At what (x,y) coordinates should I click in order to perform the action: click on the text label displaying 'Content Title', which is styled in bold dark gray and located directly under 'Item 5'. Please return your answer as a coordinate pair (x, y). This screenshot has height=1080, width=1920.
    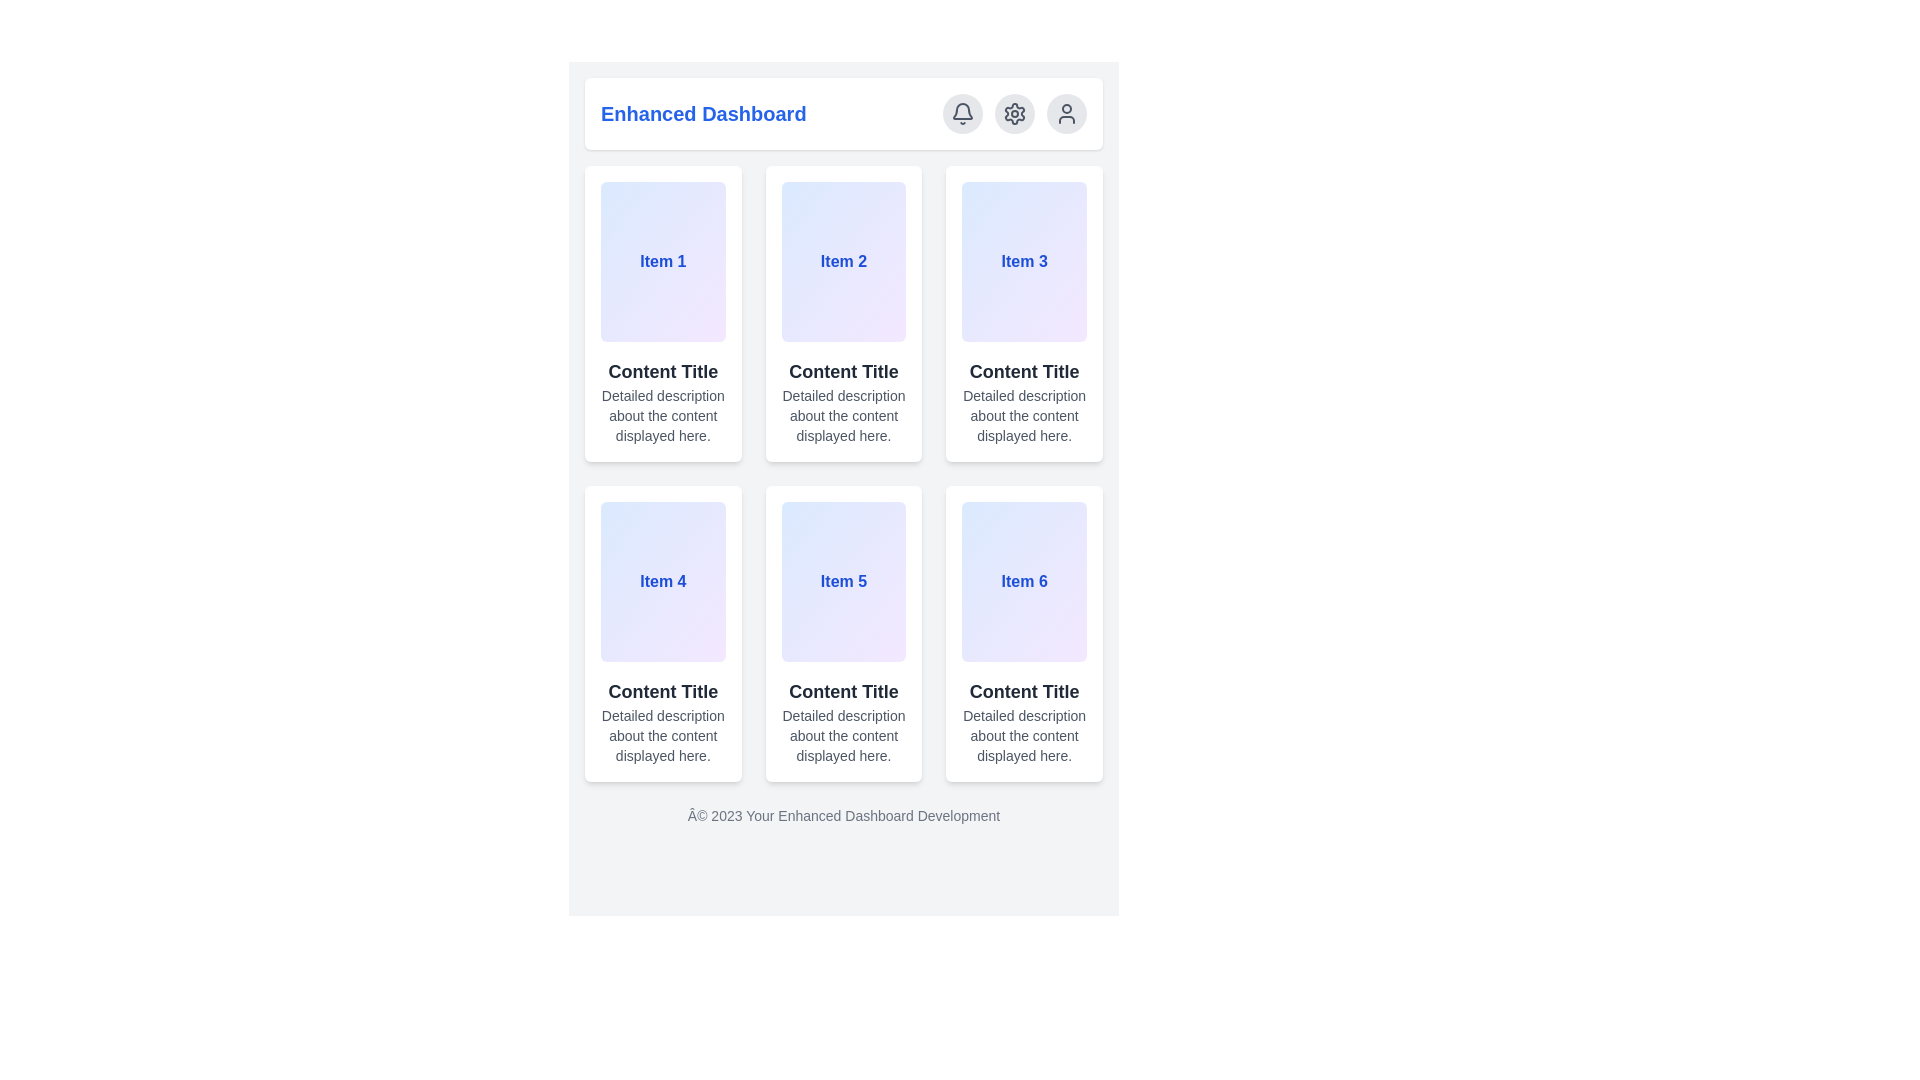
    Looking at the image, I should click on (844, 690).